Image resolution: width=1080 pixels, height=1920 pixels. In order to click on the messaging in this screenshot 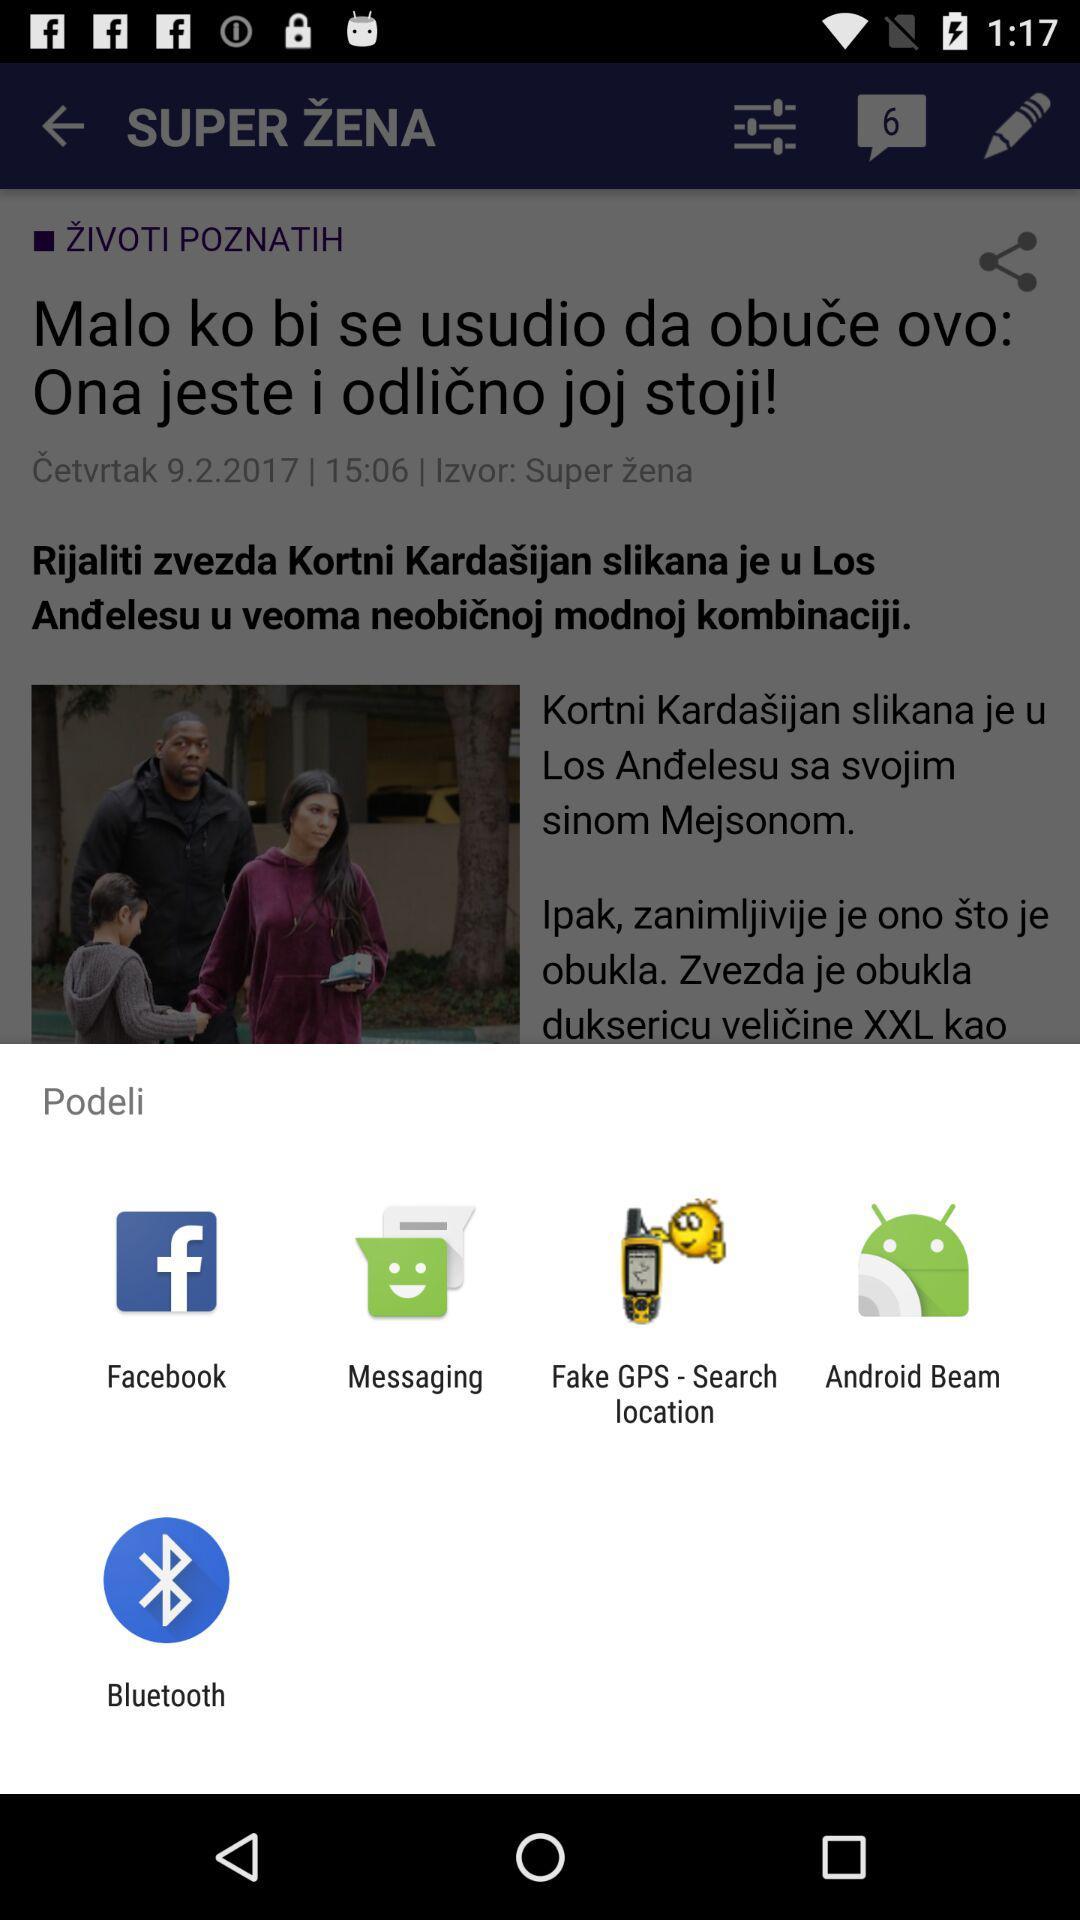, I will do `click(414, 1392)`.